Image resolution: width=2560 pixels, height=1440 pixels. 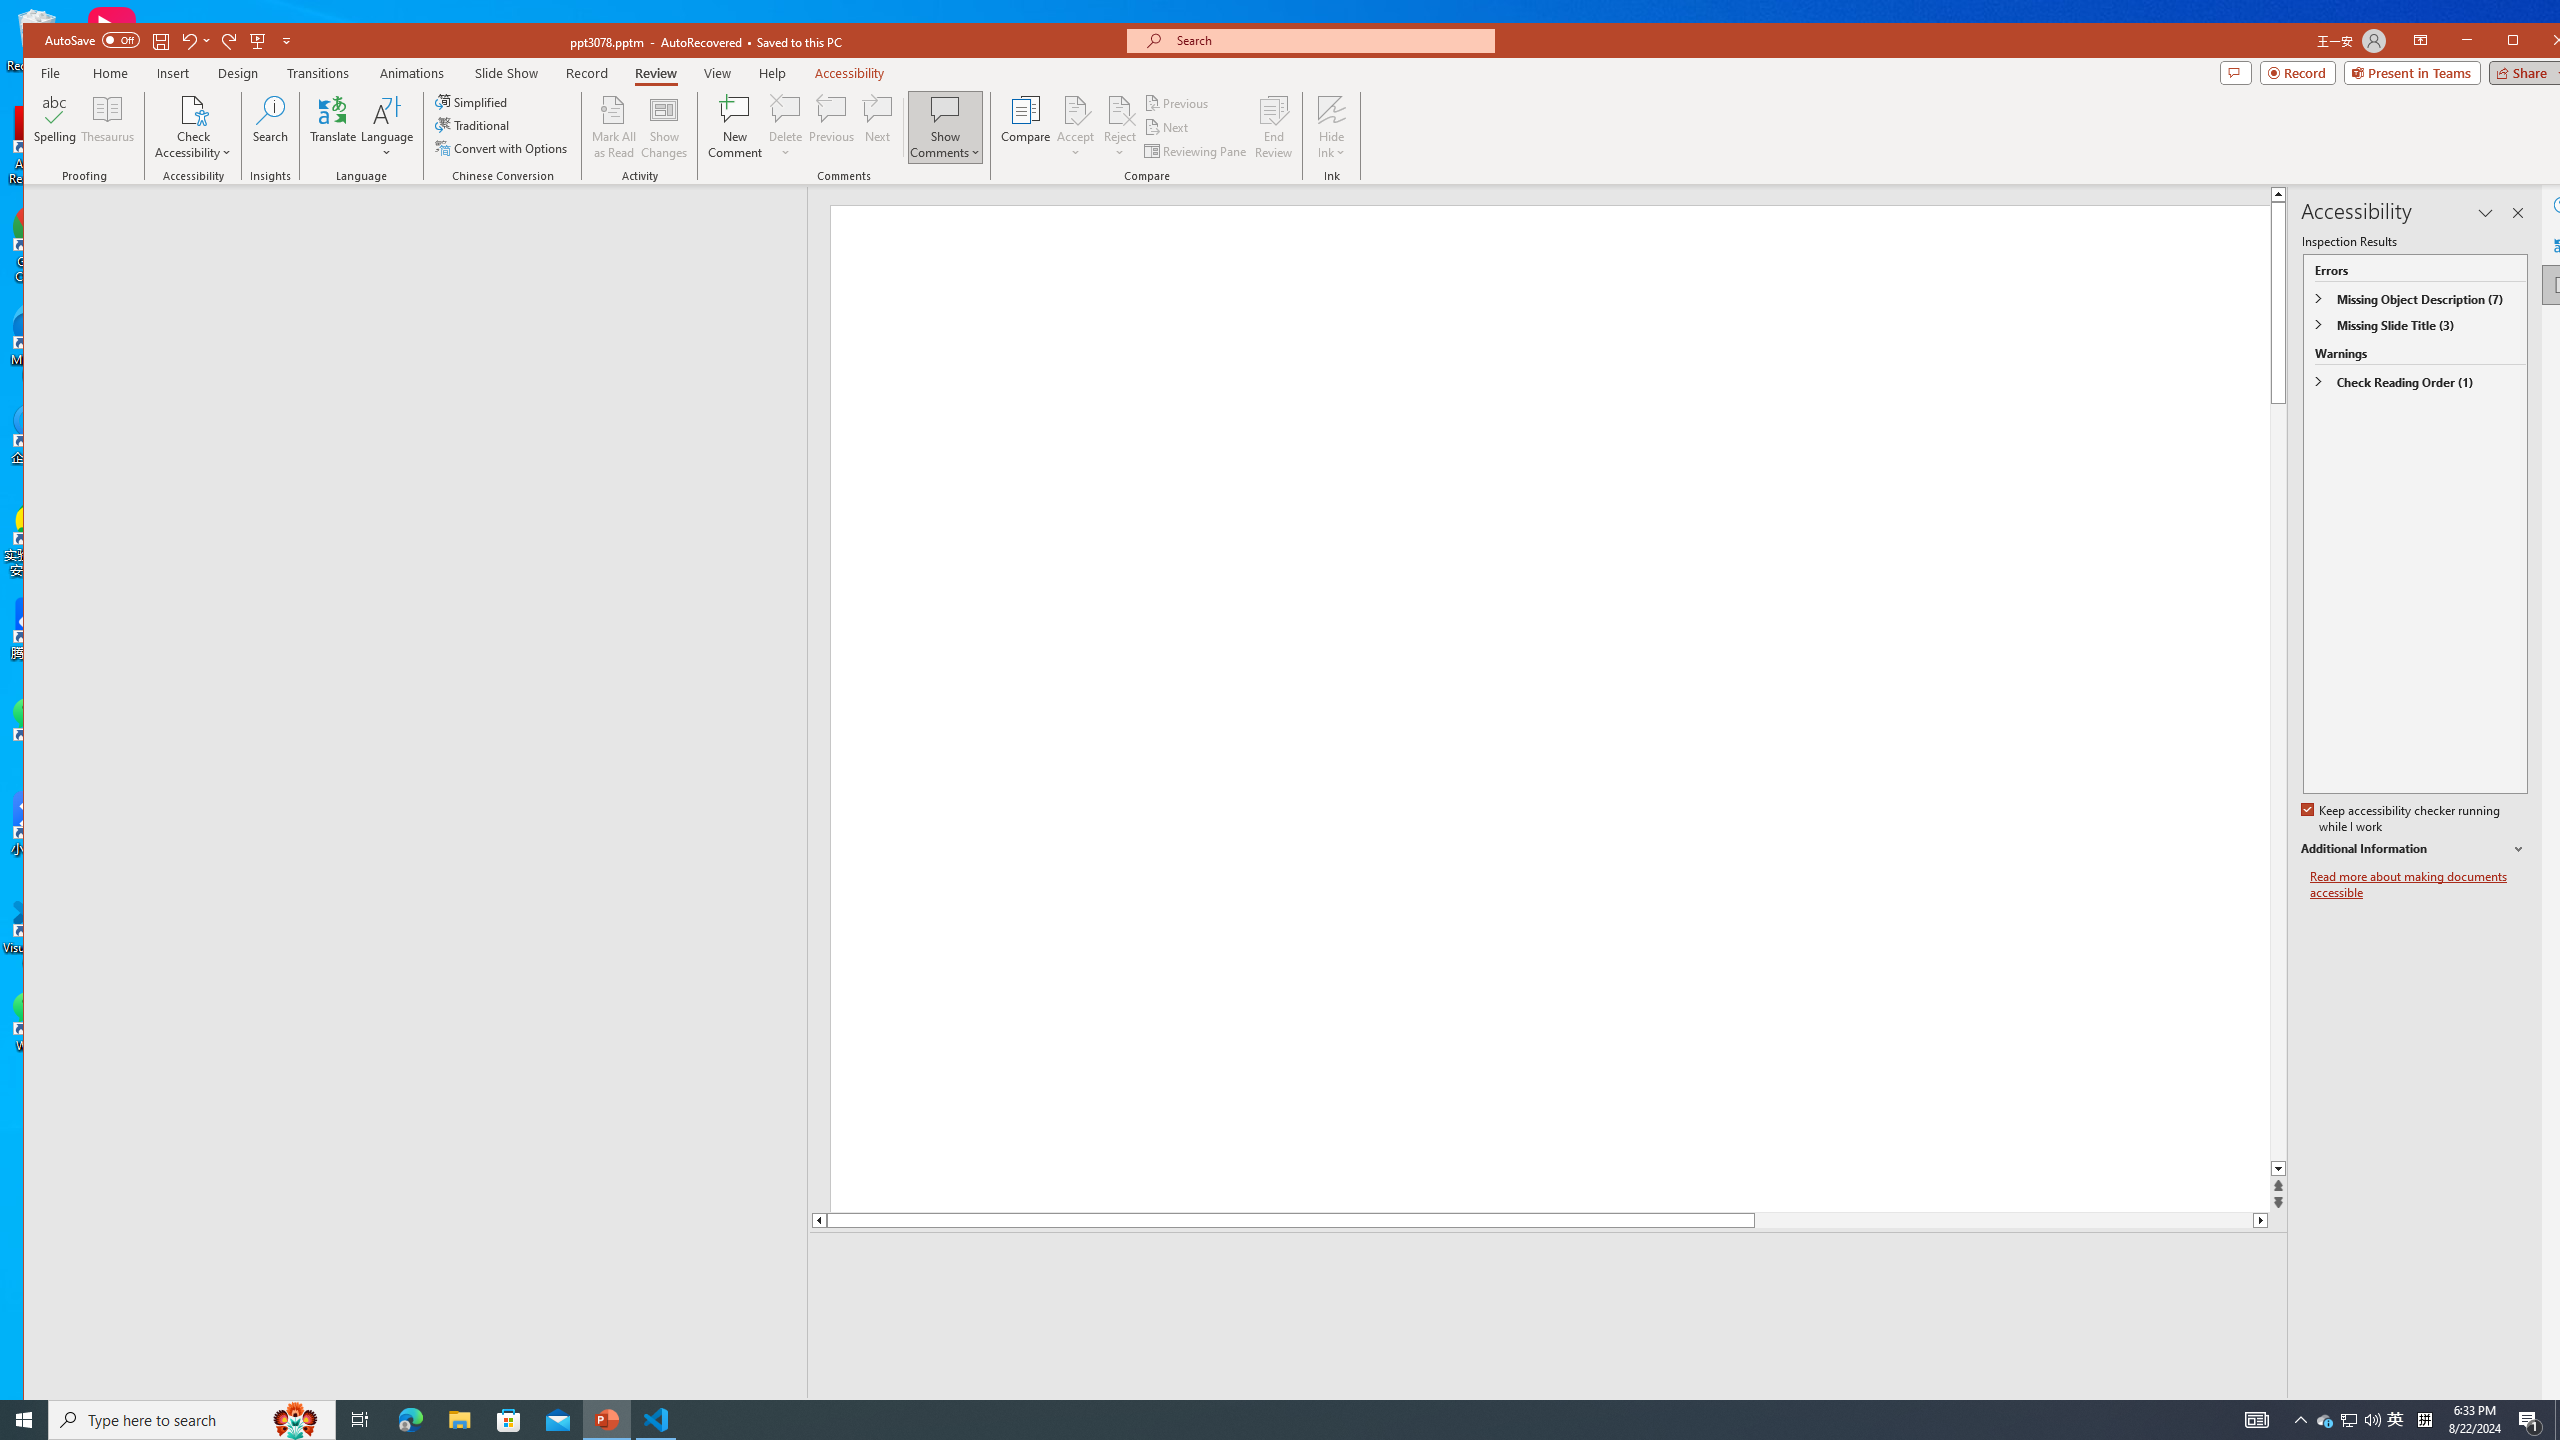 What do you see at coordinates (386, 126) in the screenshot?
I see `'Language'` at bounding box center [386, 126].